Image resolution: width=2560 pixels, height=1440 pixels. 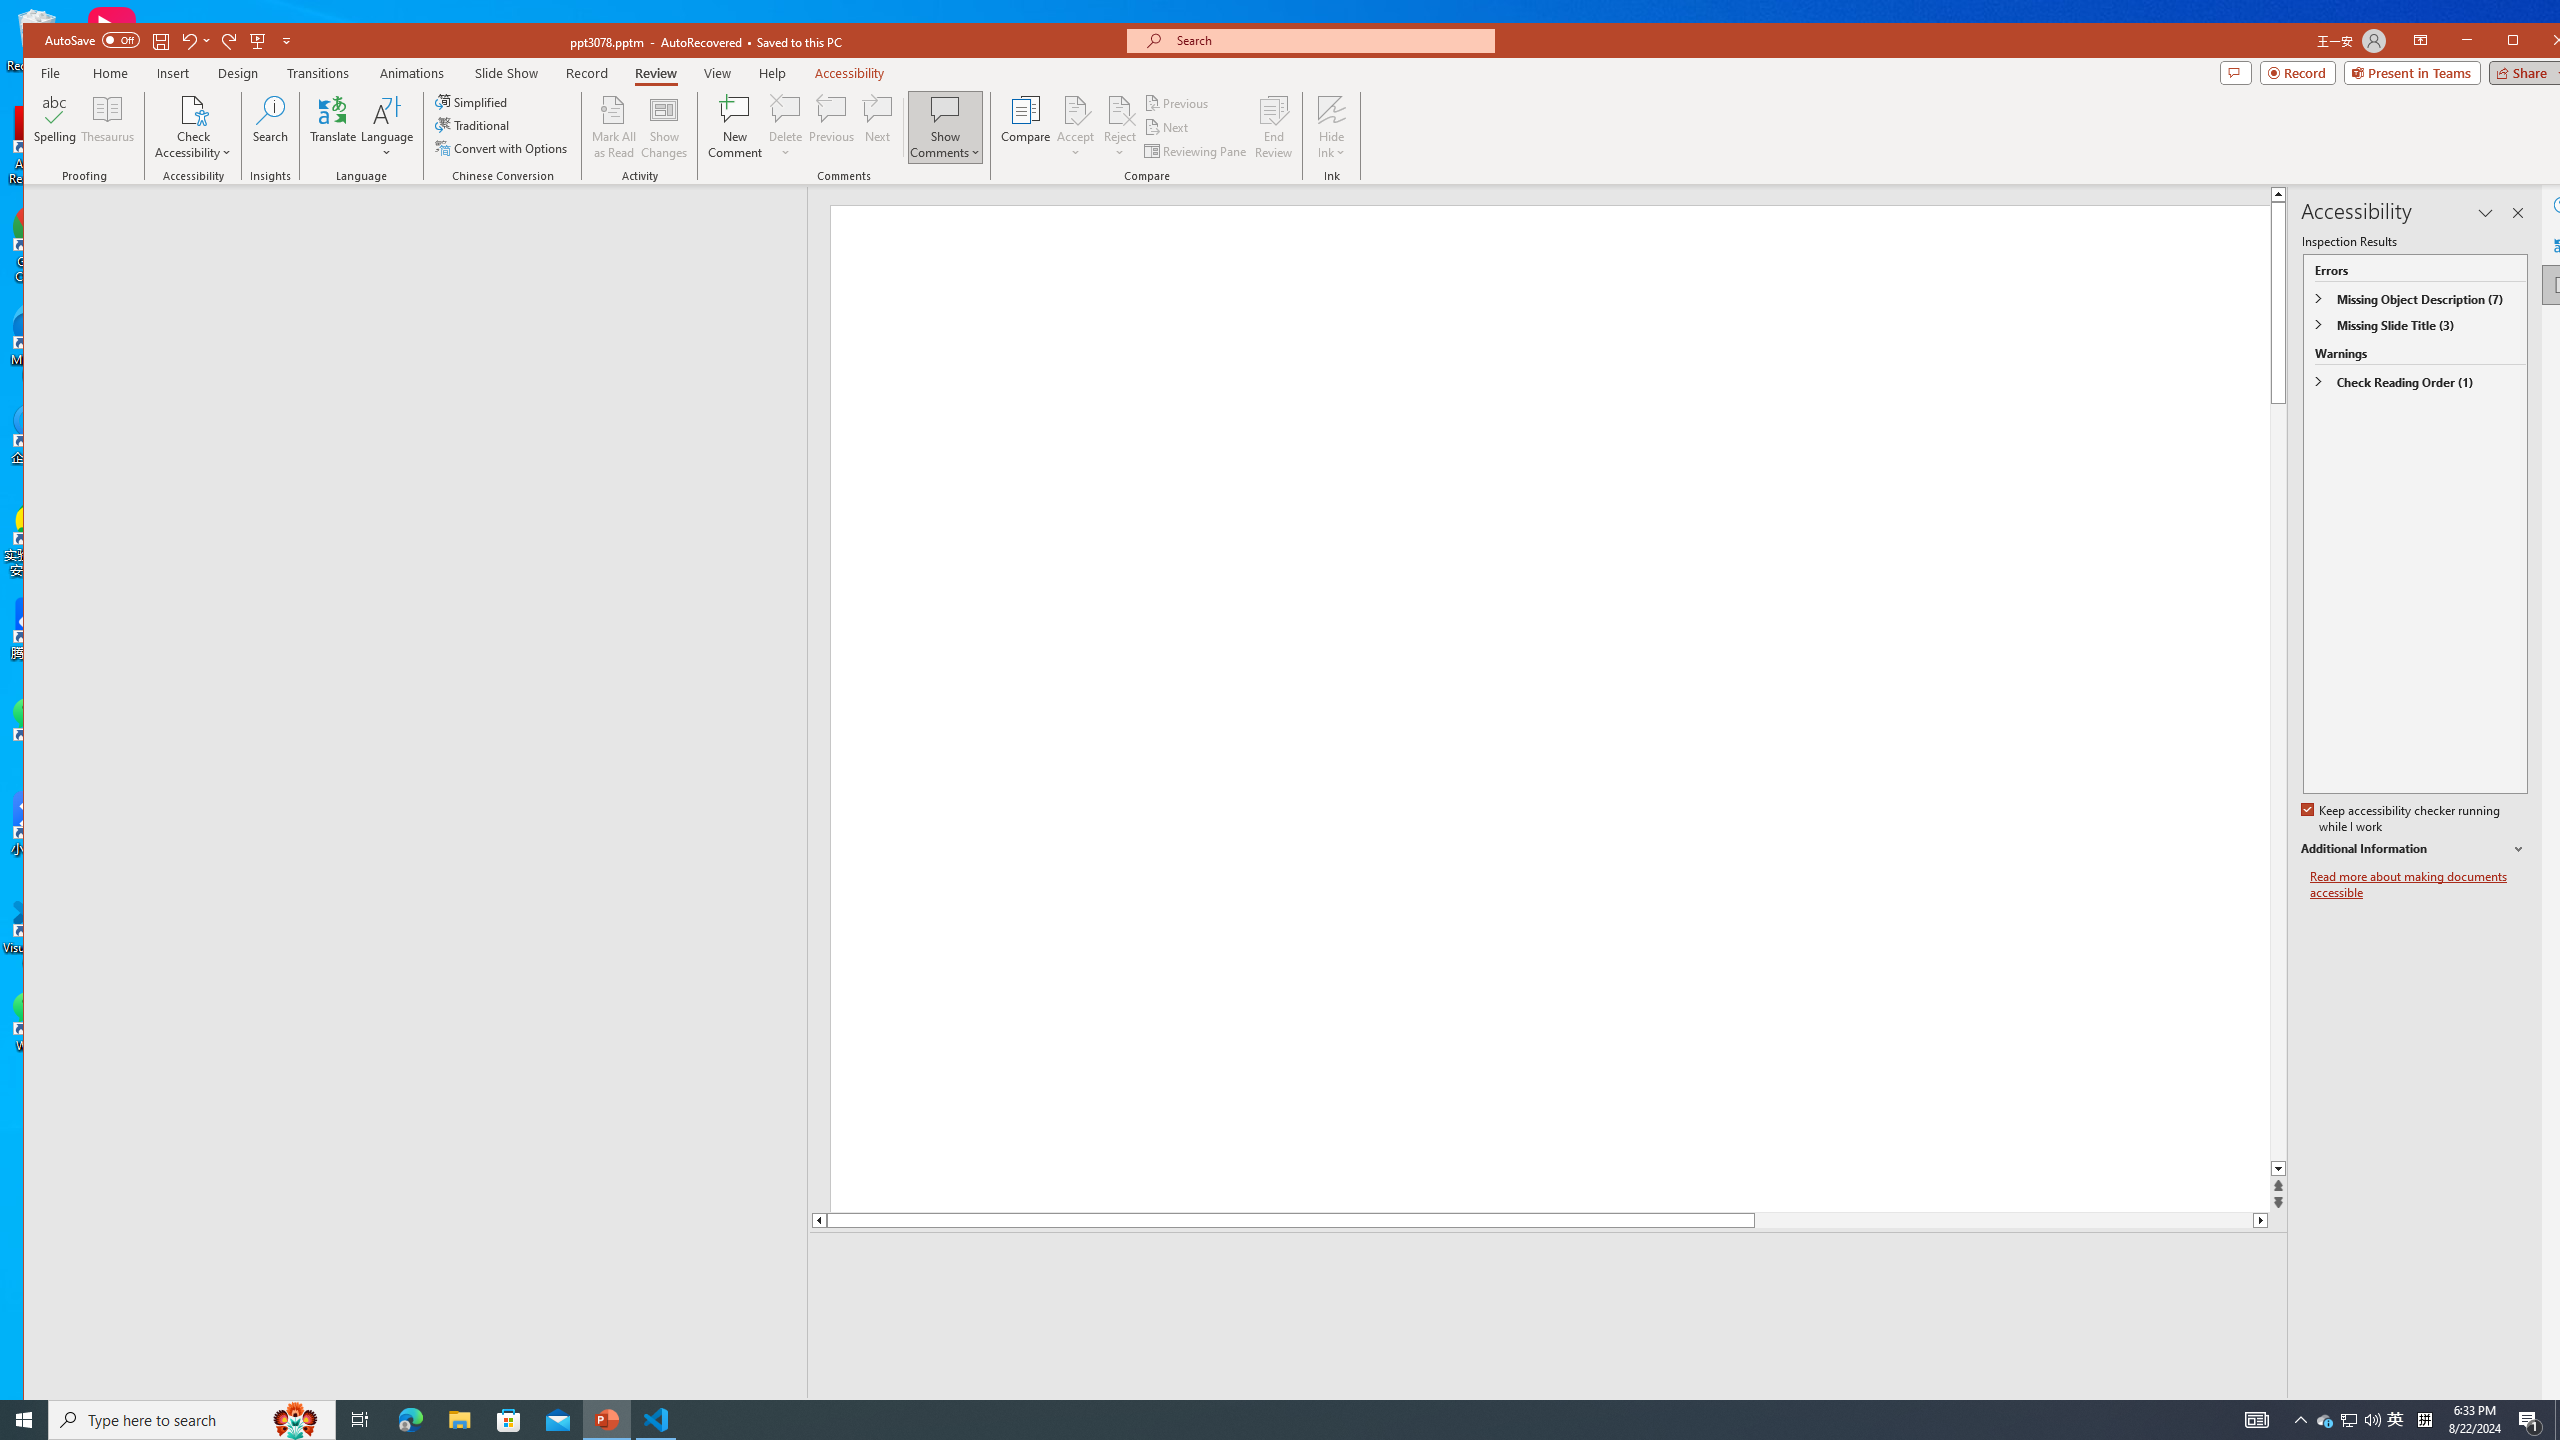 What do you see at coordinates (386, 126) in the screenshot?
I see `'Language'` at bounding box center [386, 126].